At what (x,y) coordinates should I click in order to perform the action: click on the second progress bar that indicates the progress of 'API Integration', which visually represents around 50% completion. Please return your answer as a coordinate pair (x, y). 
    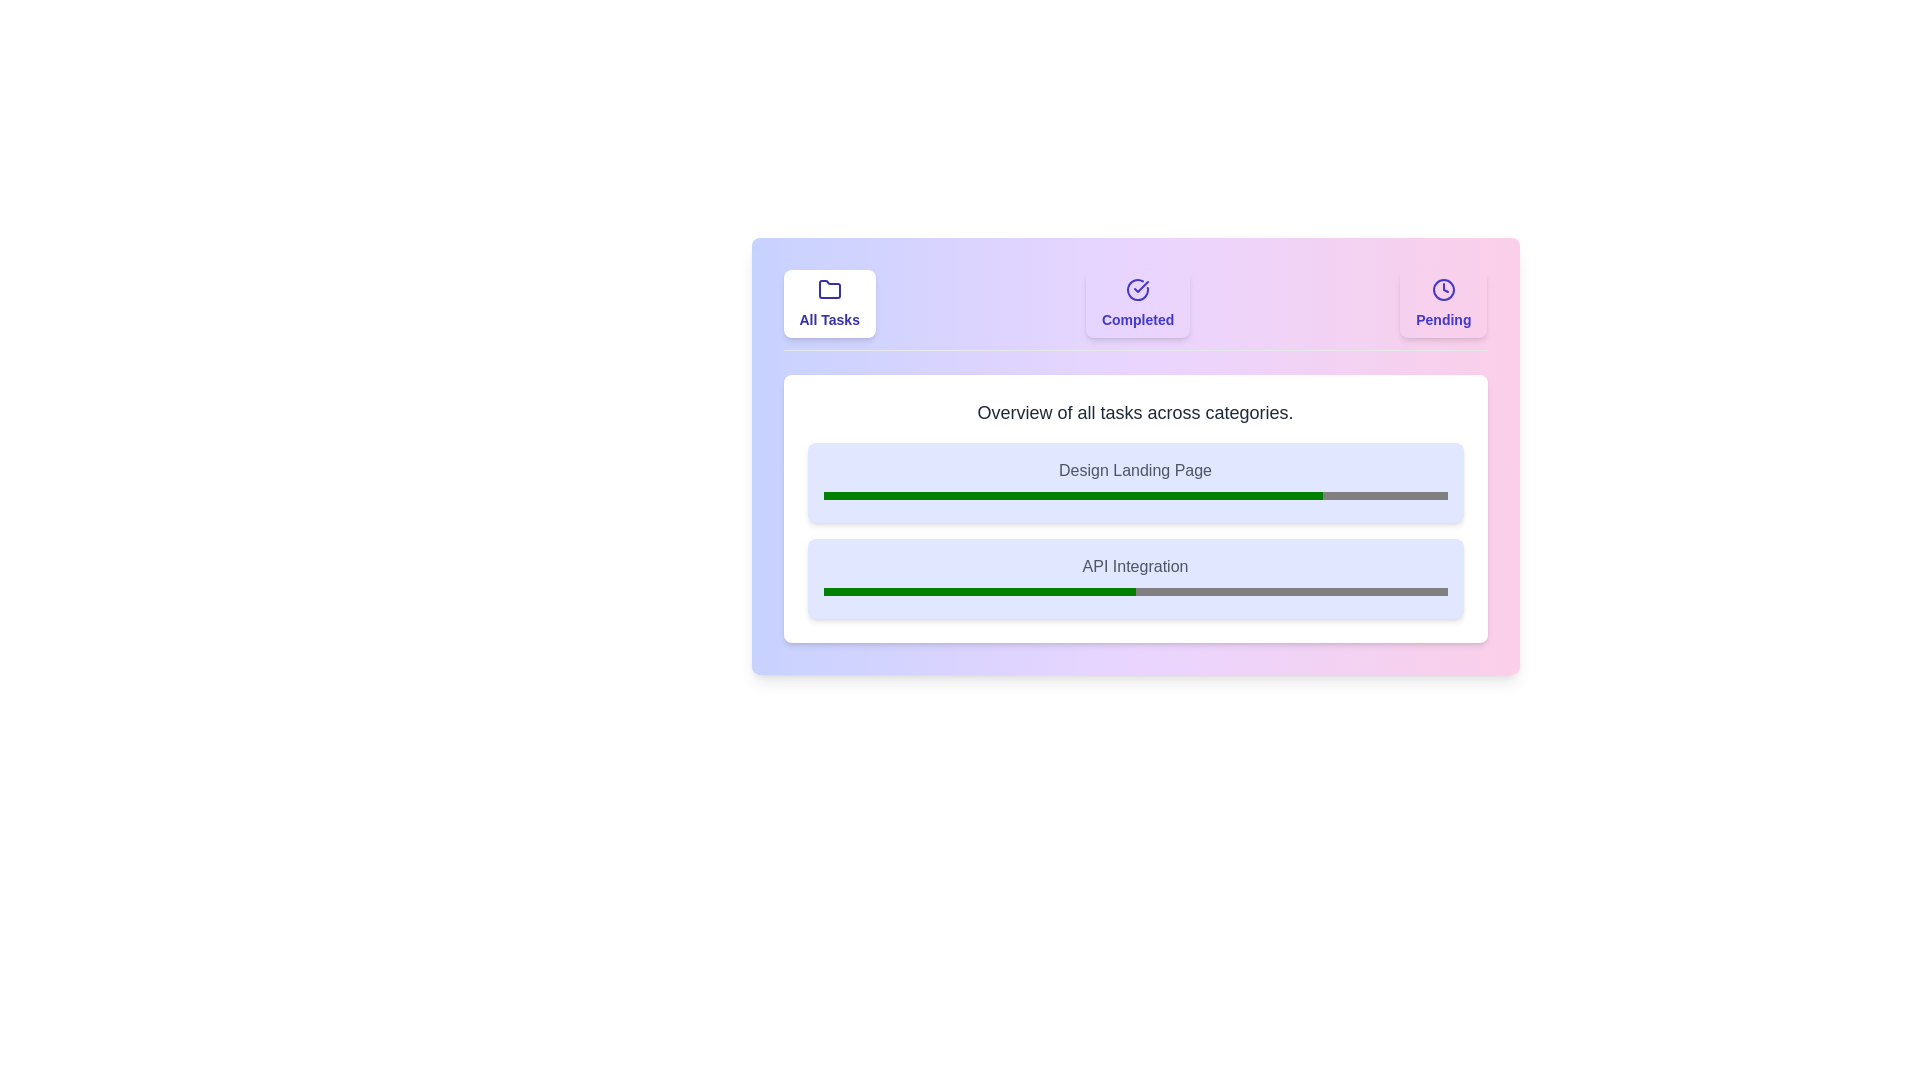
    Looking at the image, I should click on (1135, 590).